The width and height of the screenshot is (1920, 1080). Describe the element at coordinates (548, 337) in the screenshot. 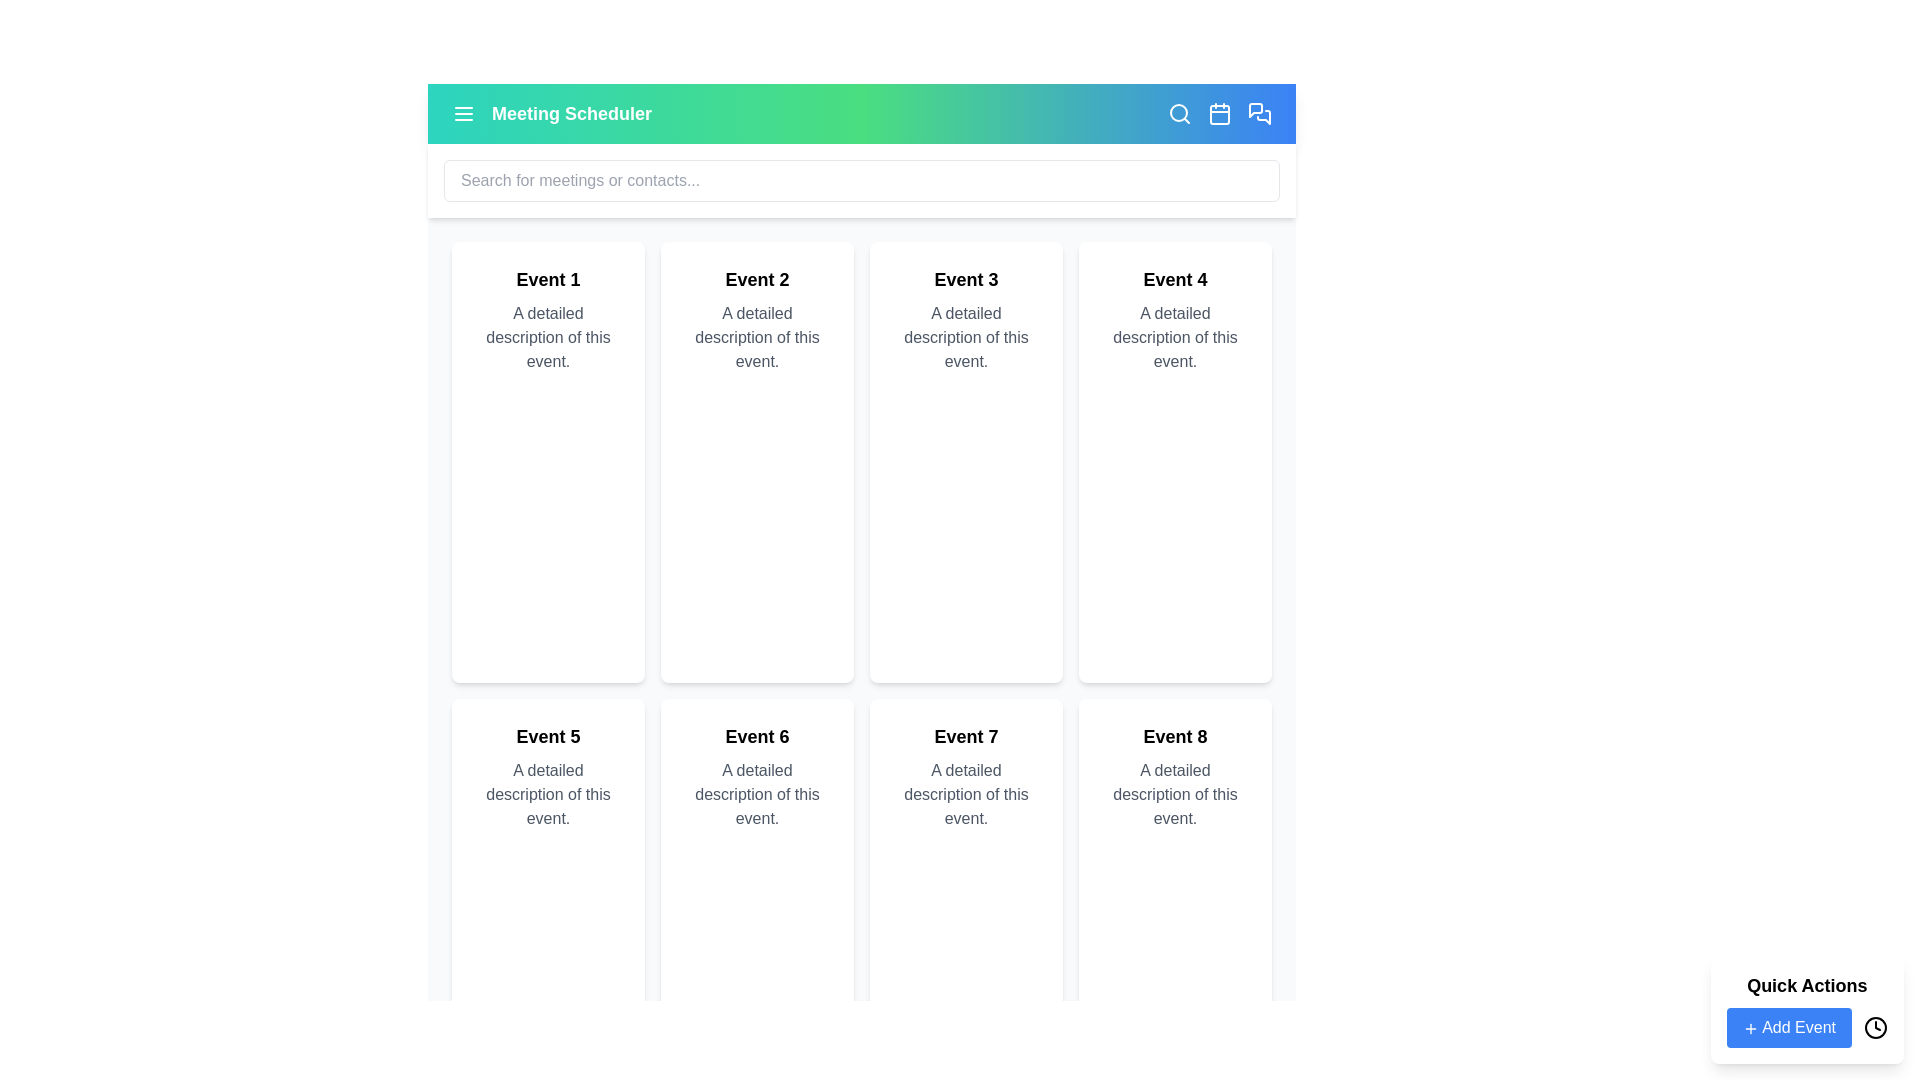

I see `descriptive summary text located below the title 'Event 1' in the first event card positioned in the top-left corner of the grid layout` at that location.